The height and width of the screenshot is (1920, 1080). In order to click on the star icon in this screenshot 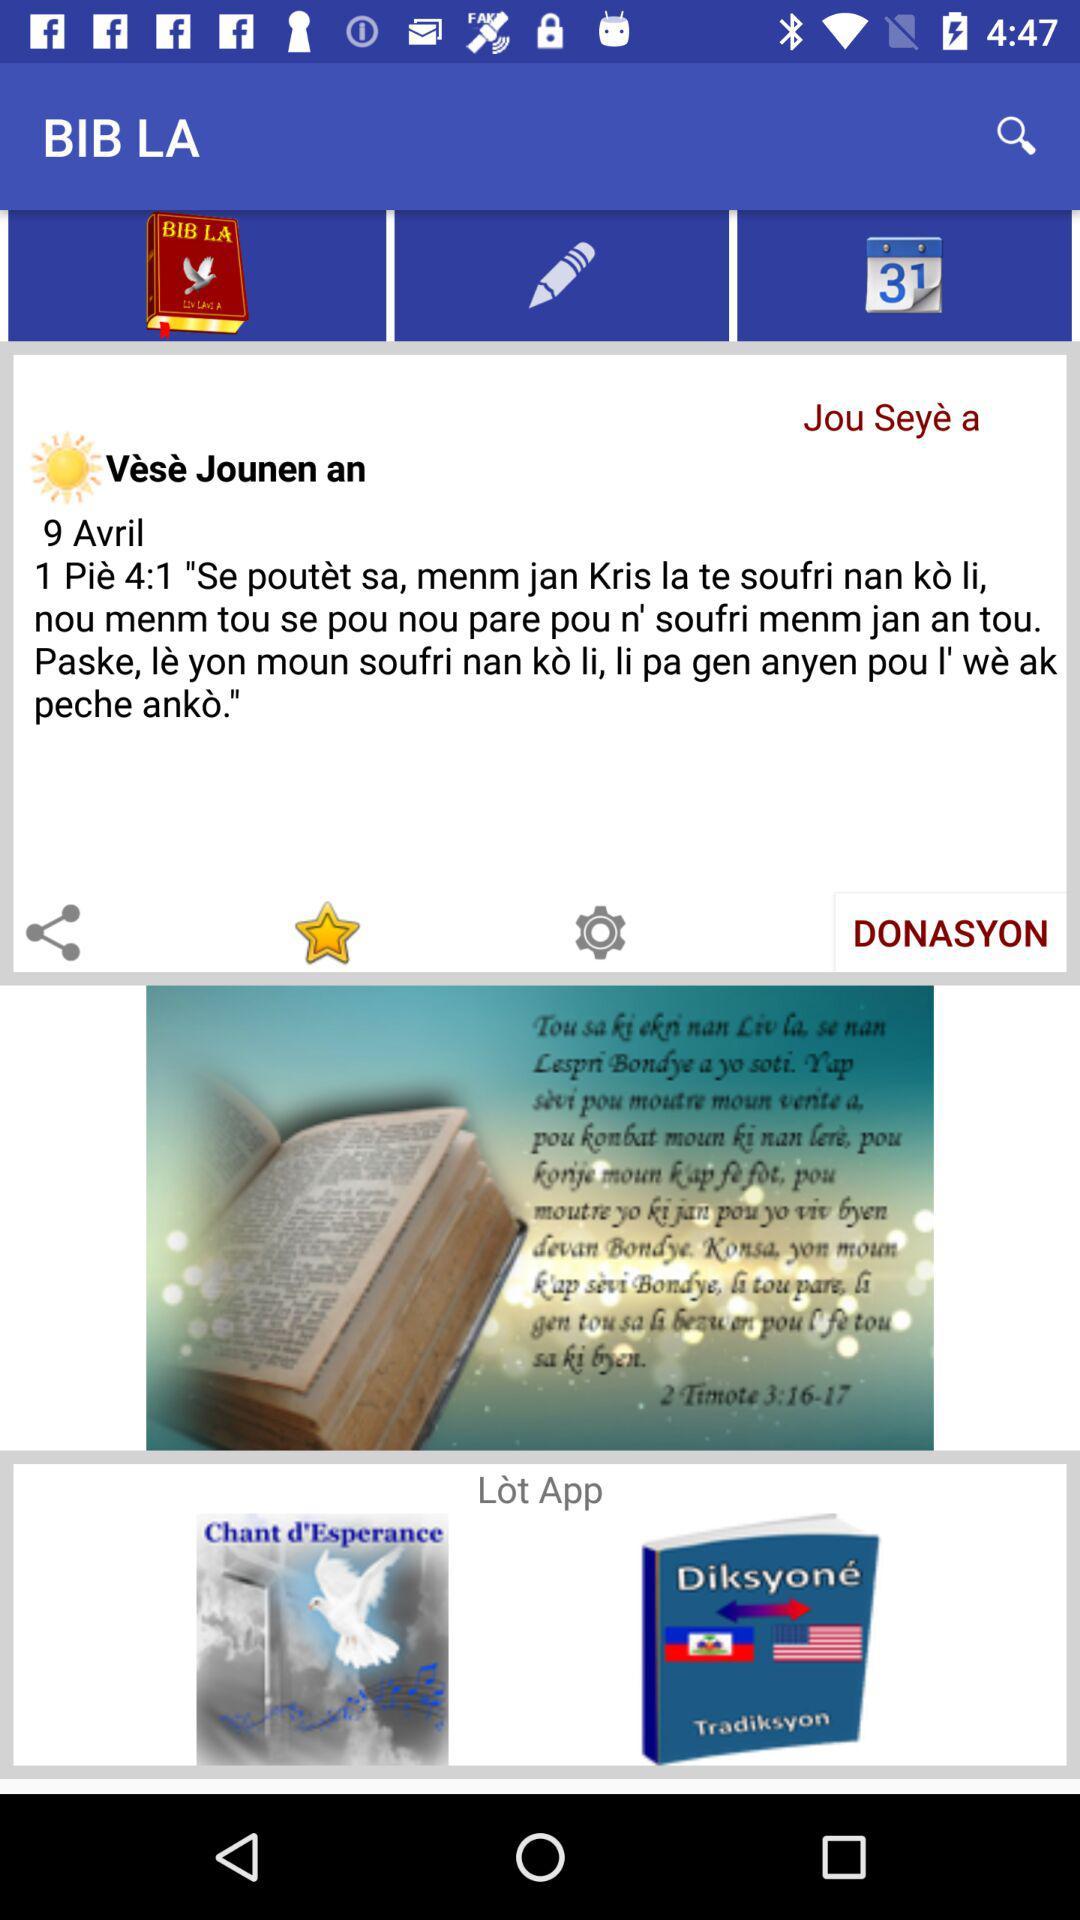, I will do `click(325, 931)`.